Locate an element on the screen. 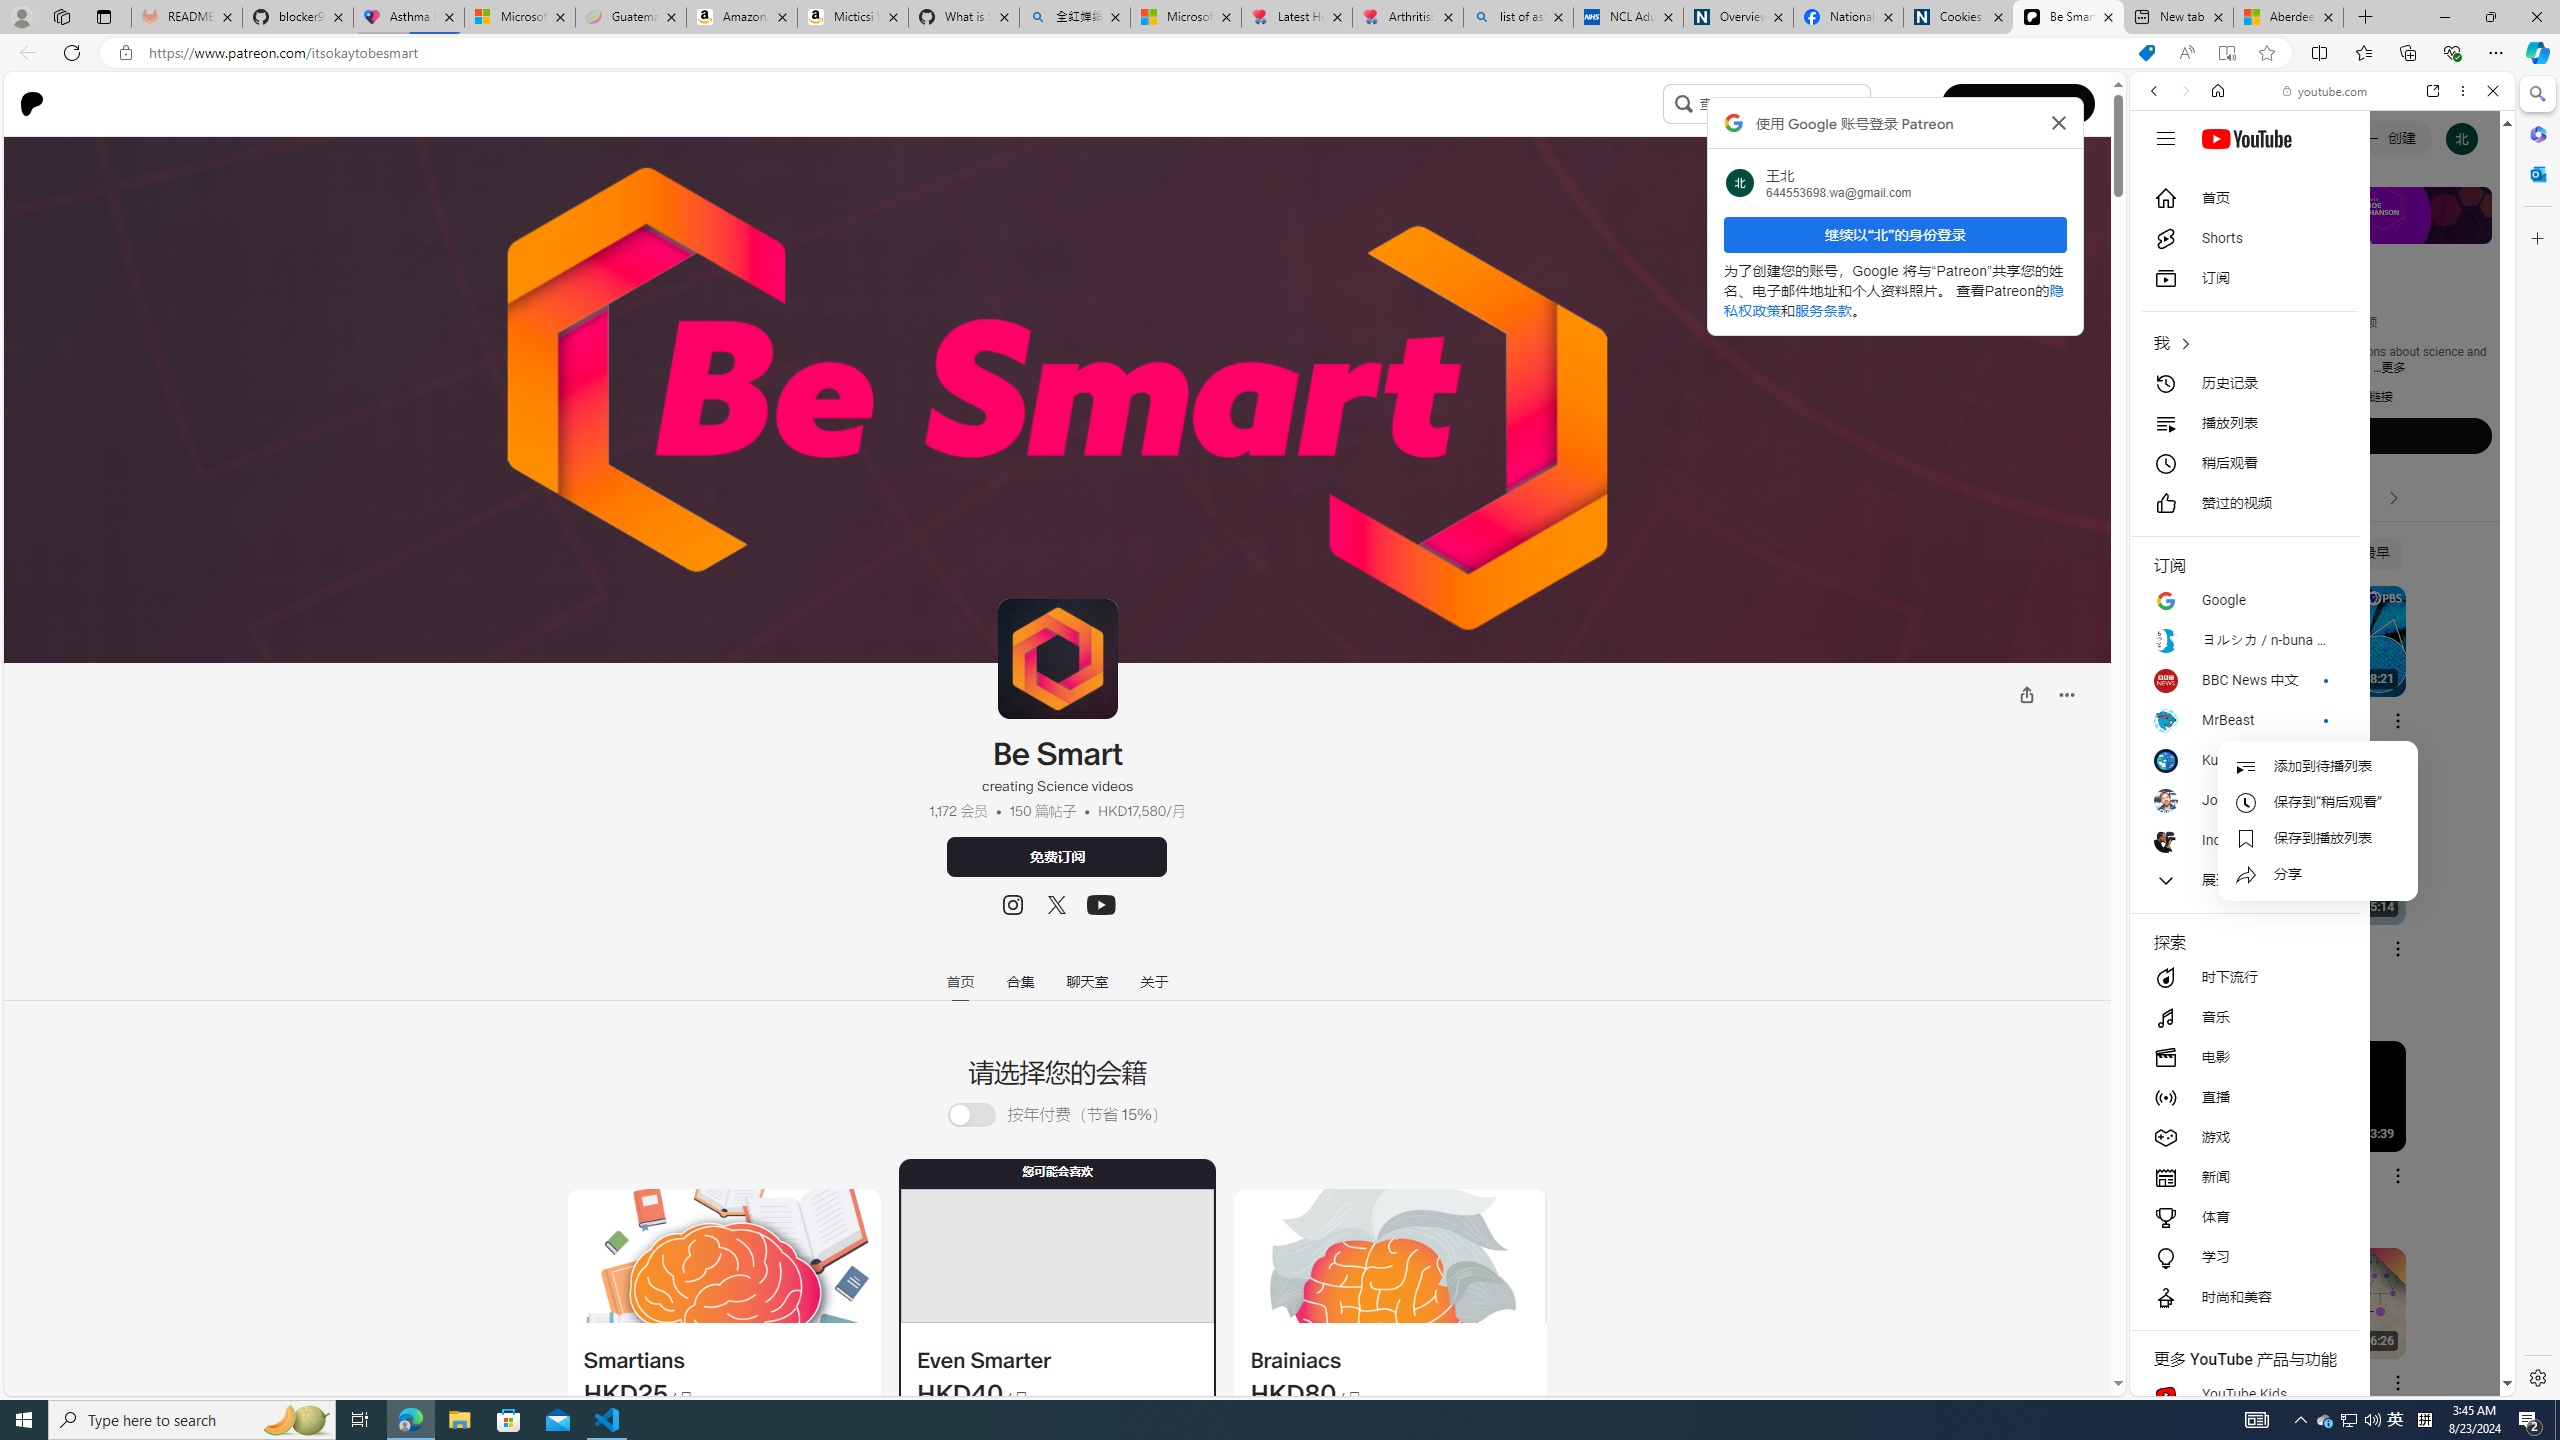 The width and height of the screenshot is (2560, 1440). 'Class: dict_pnIcon rms_img' is located at coordinates (2307, 1379).